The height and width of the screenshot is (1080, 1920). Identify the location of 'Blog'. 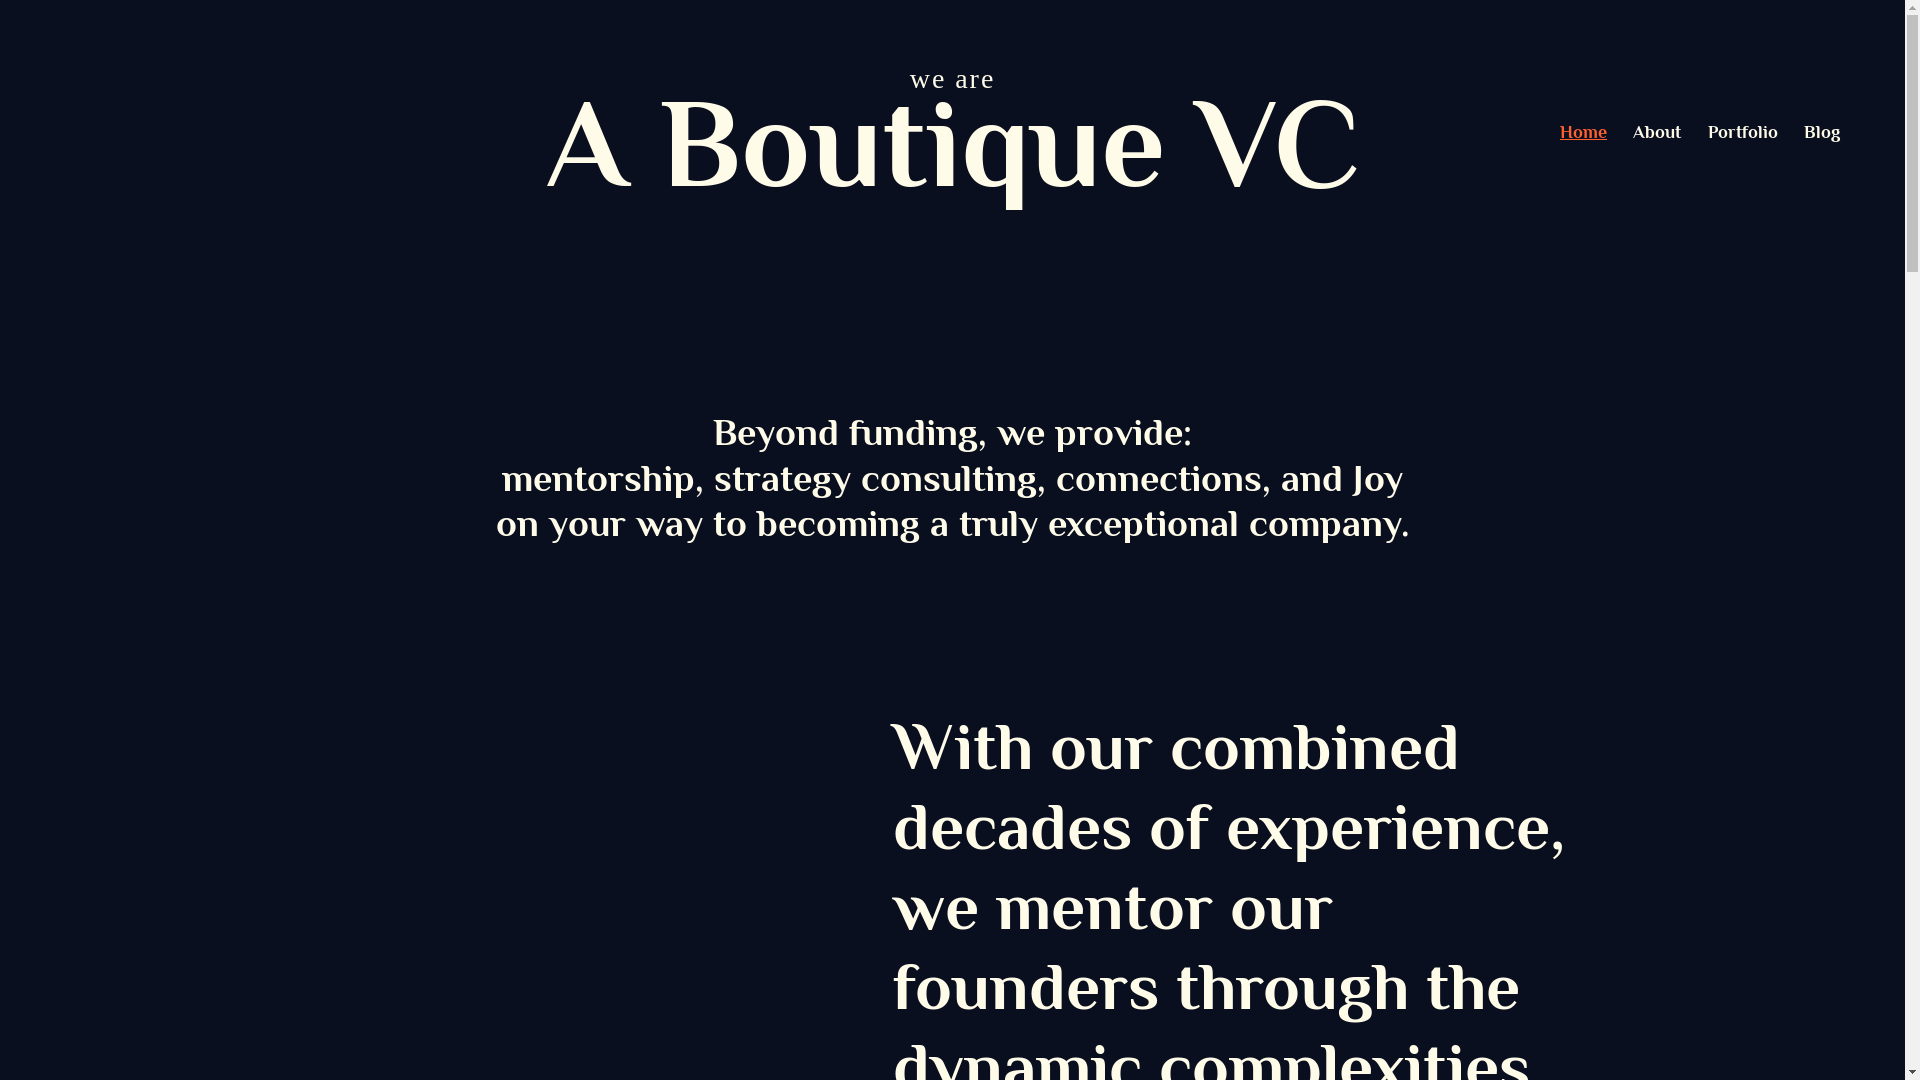
(1804, 131).